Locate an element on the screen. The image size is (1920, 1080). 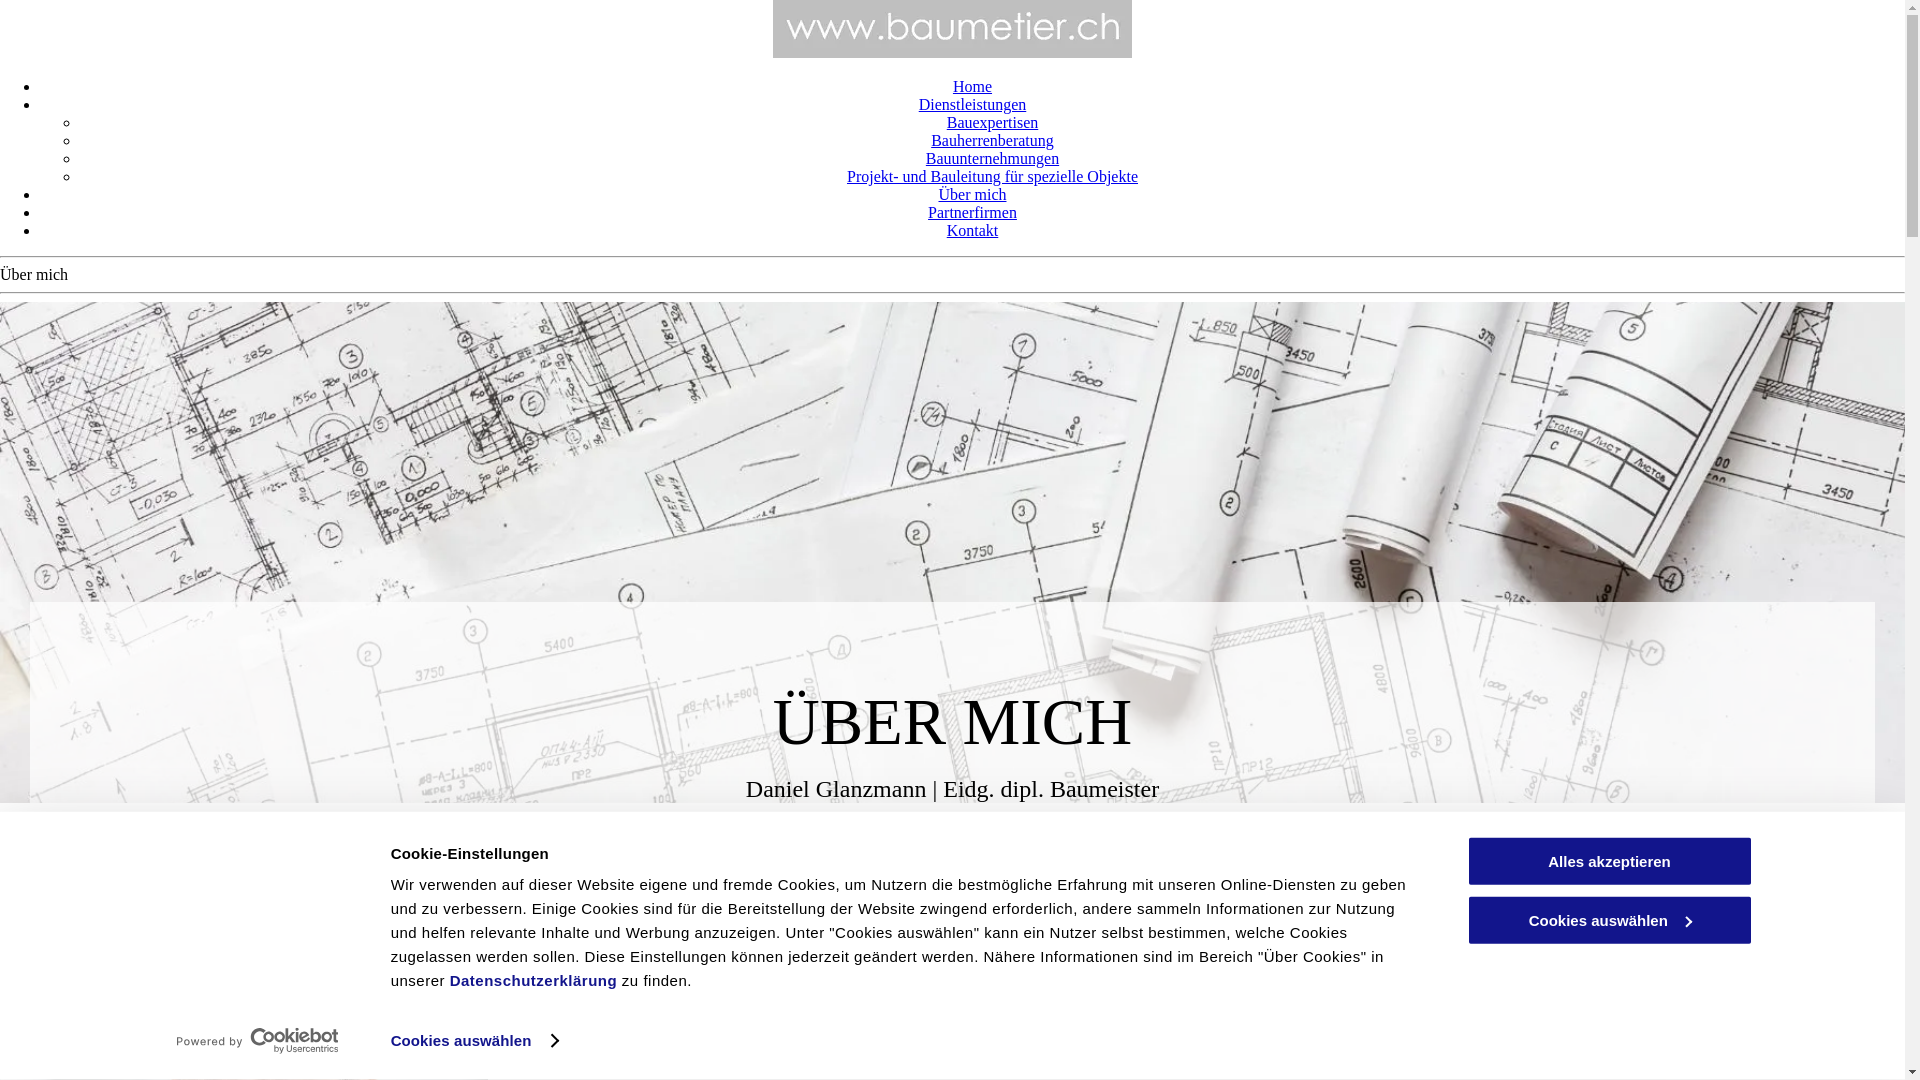
'Bauherrenberatung' is located at coordinates (930, 139).